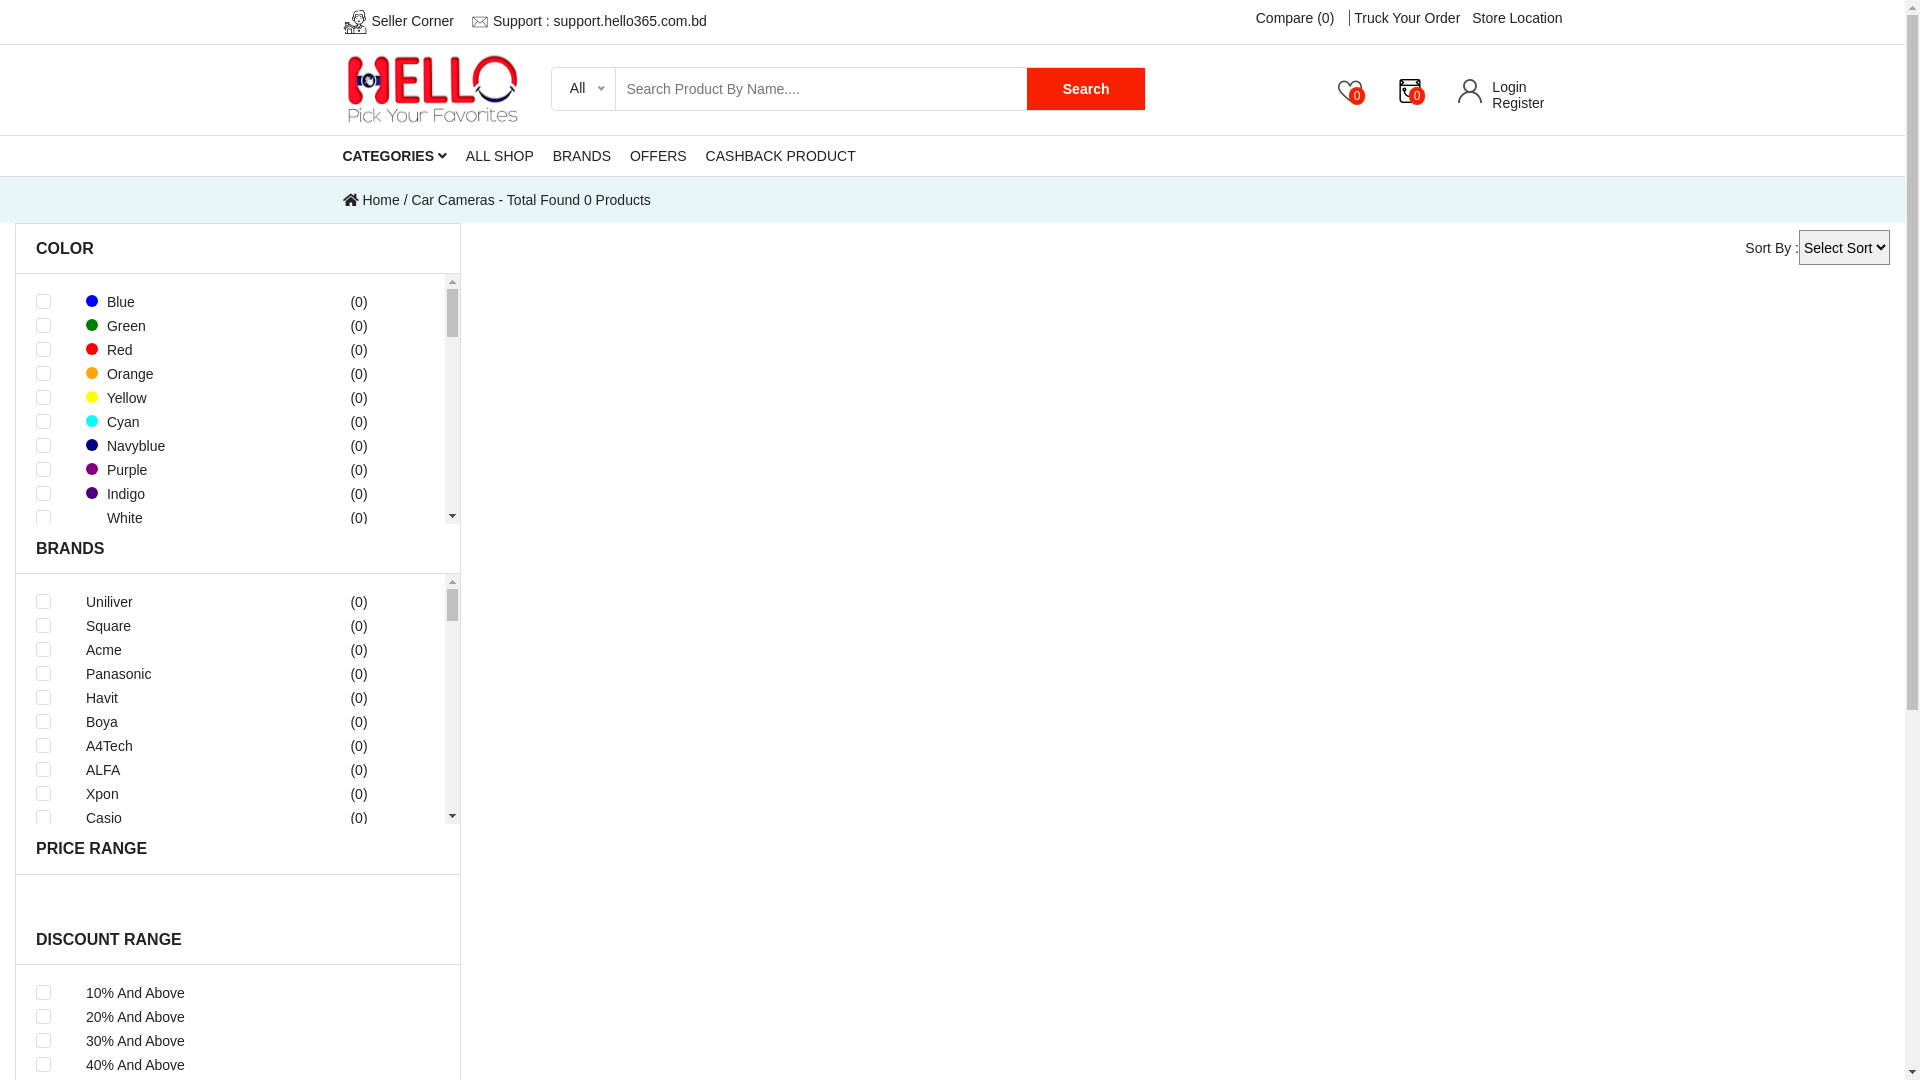 This screenshot has width=1920, height=1080. Describe the element at coordinates (35, 397) in the screenshot. I see `'Yellow'` at that location.